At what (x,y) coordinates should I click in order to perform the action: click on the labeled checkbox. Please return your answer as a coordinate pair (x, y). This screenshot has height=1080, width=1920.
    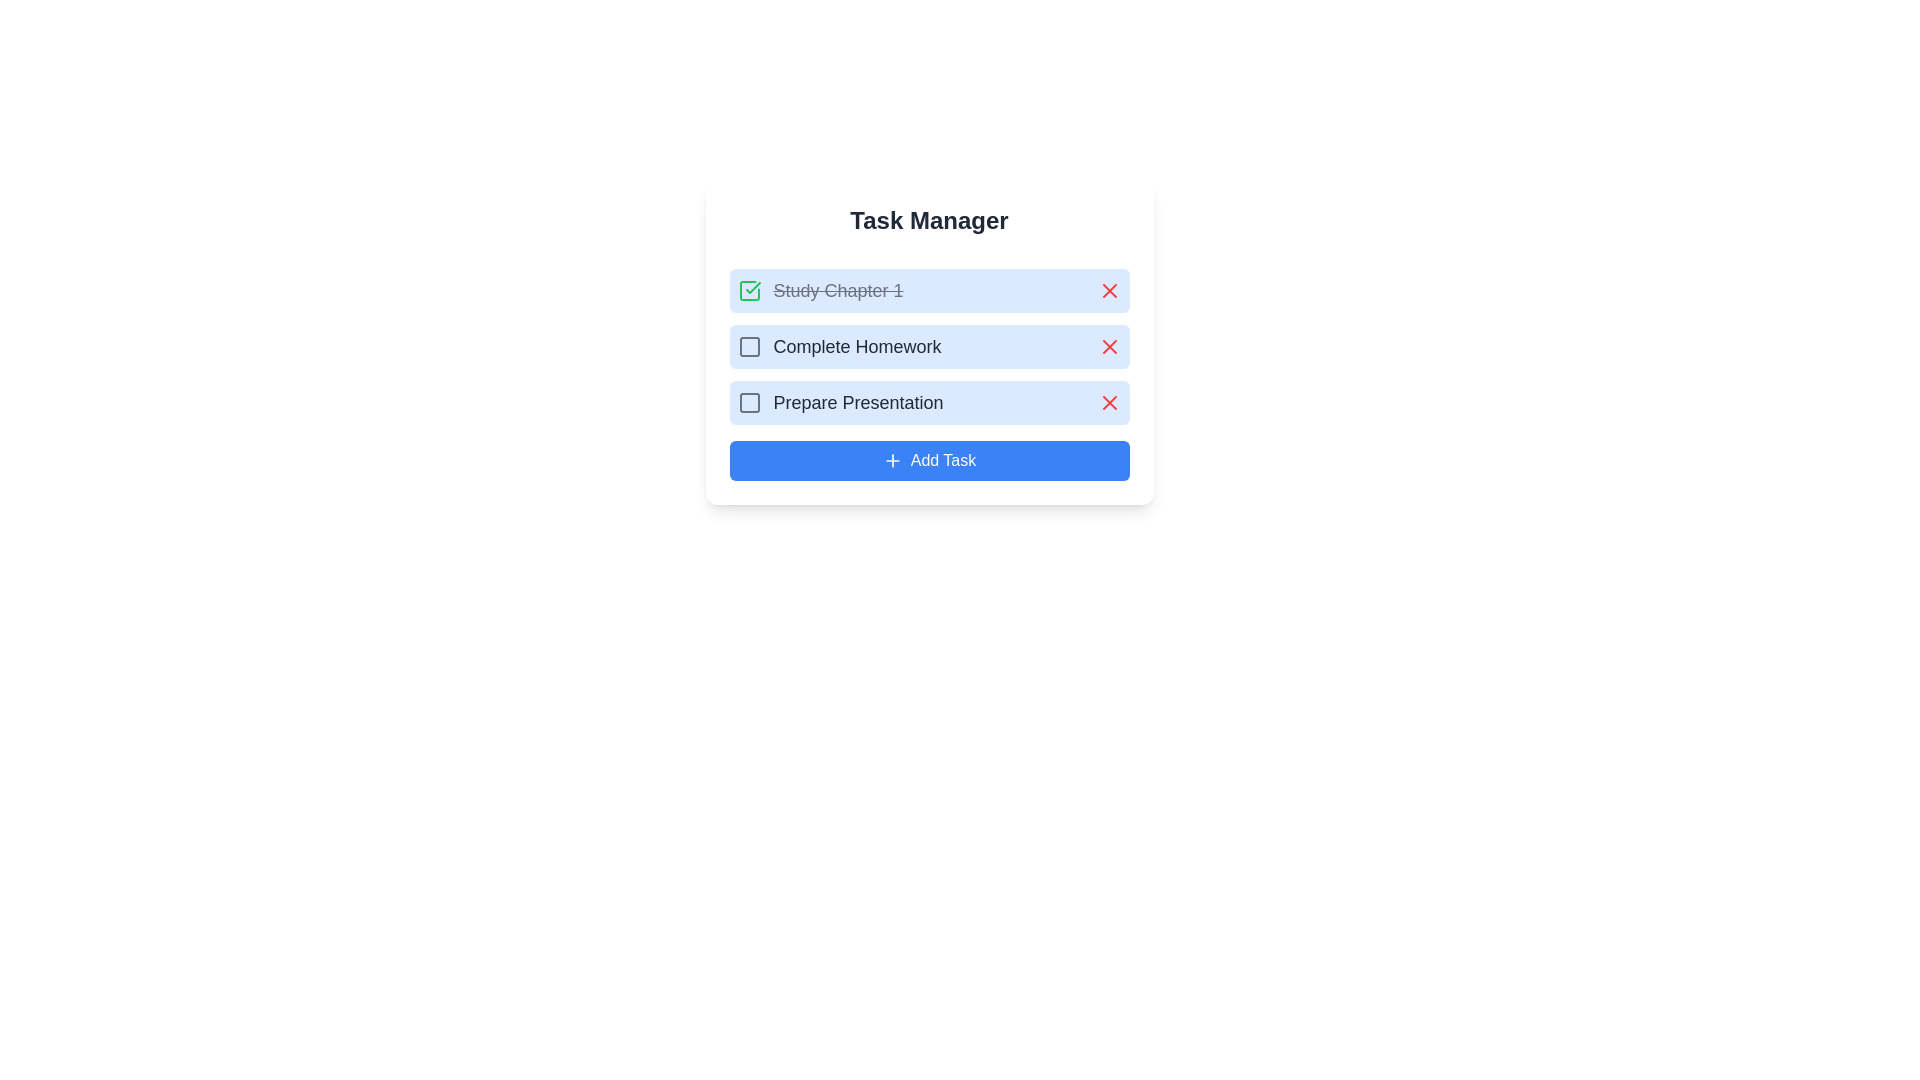
    Looking at the image, I should click on (840, 402).